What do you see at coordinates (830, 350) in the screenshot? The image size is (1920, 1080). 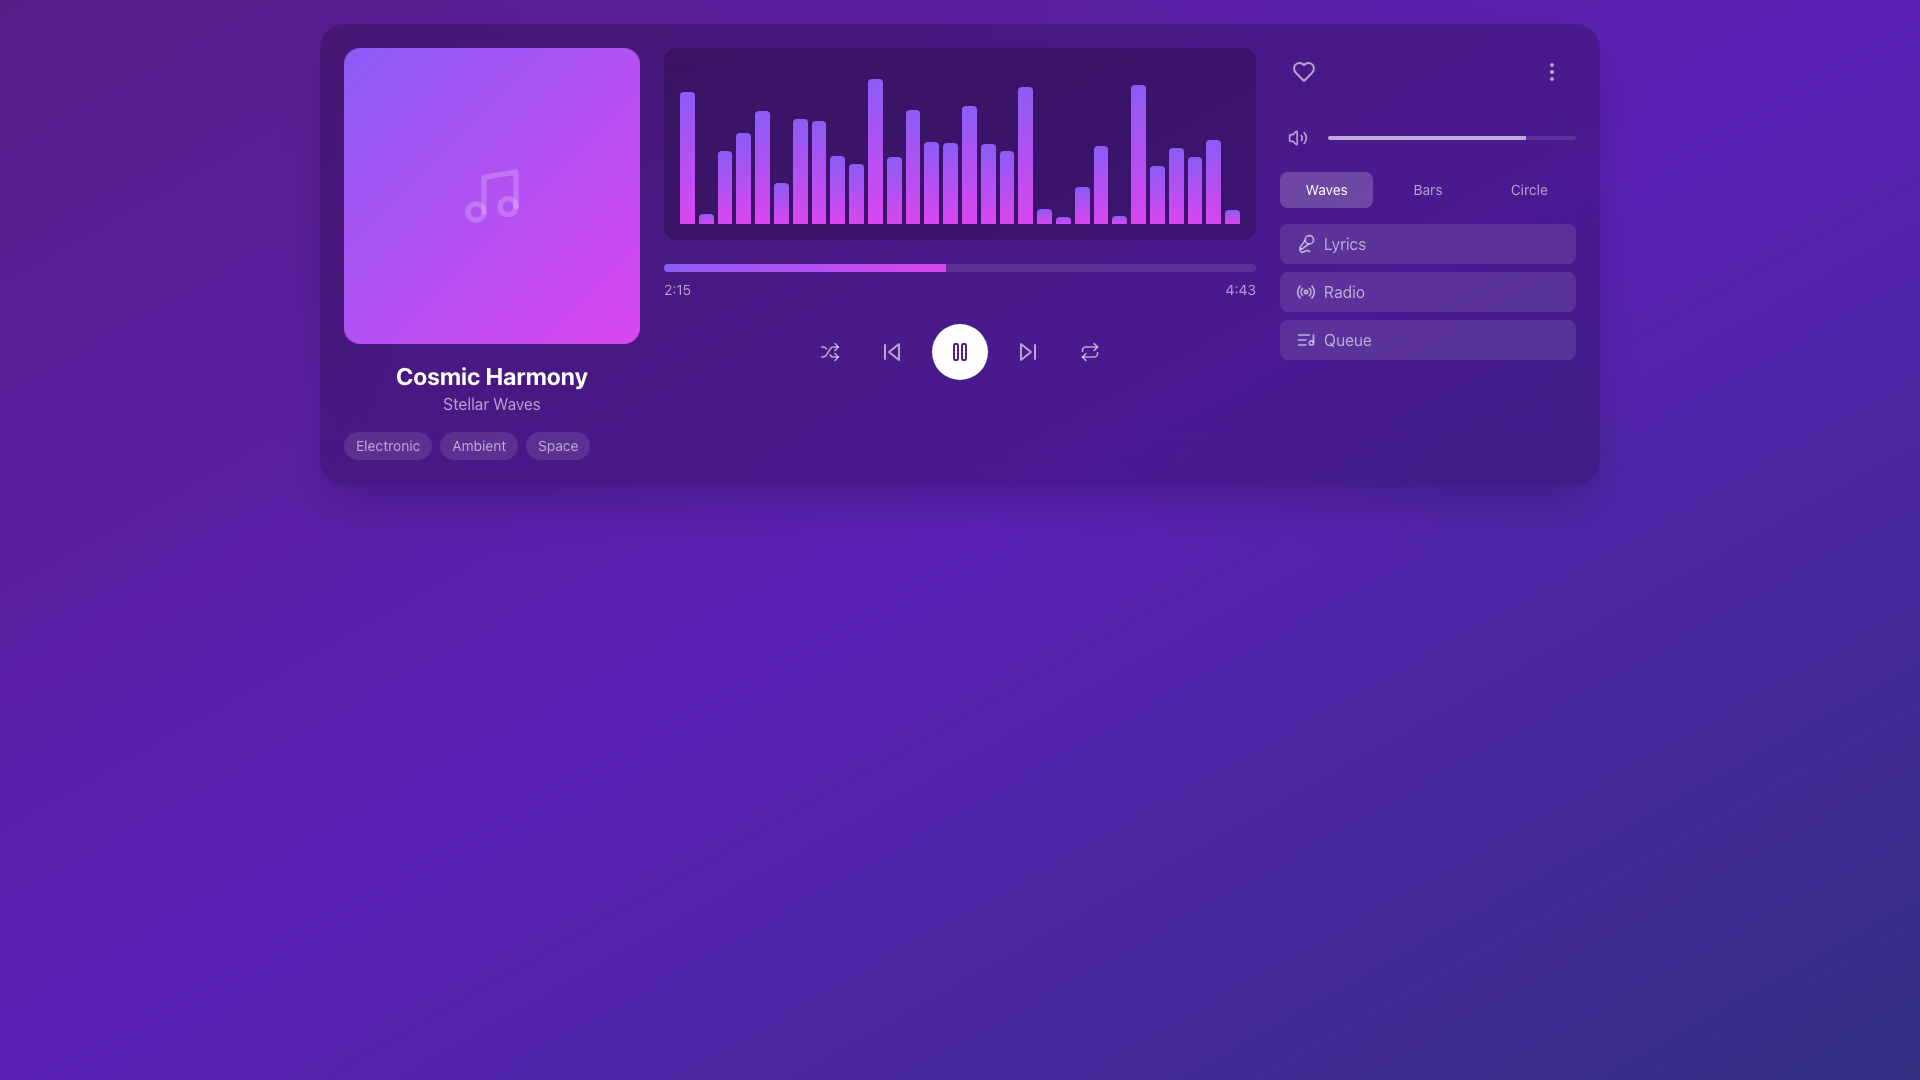 I see `the shuffle icon with intersecting arrows on a purple background located in the control bar of the music player` at bounding box center [830, 350].